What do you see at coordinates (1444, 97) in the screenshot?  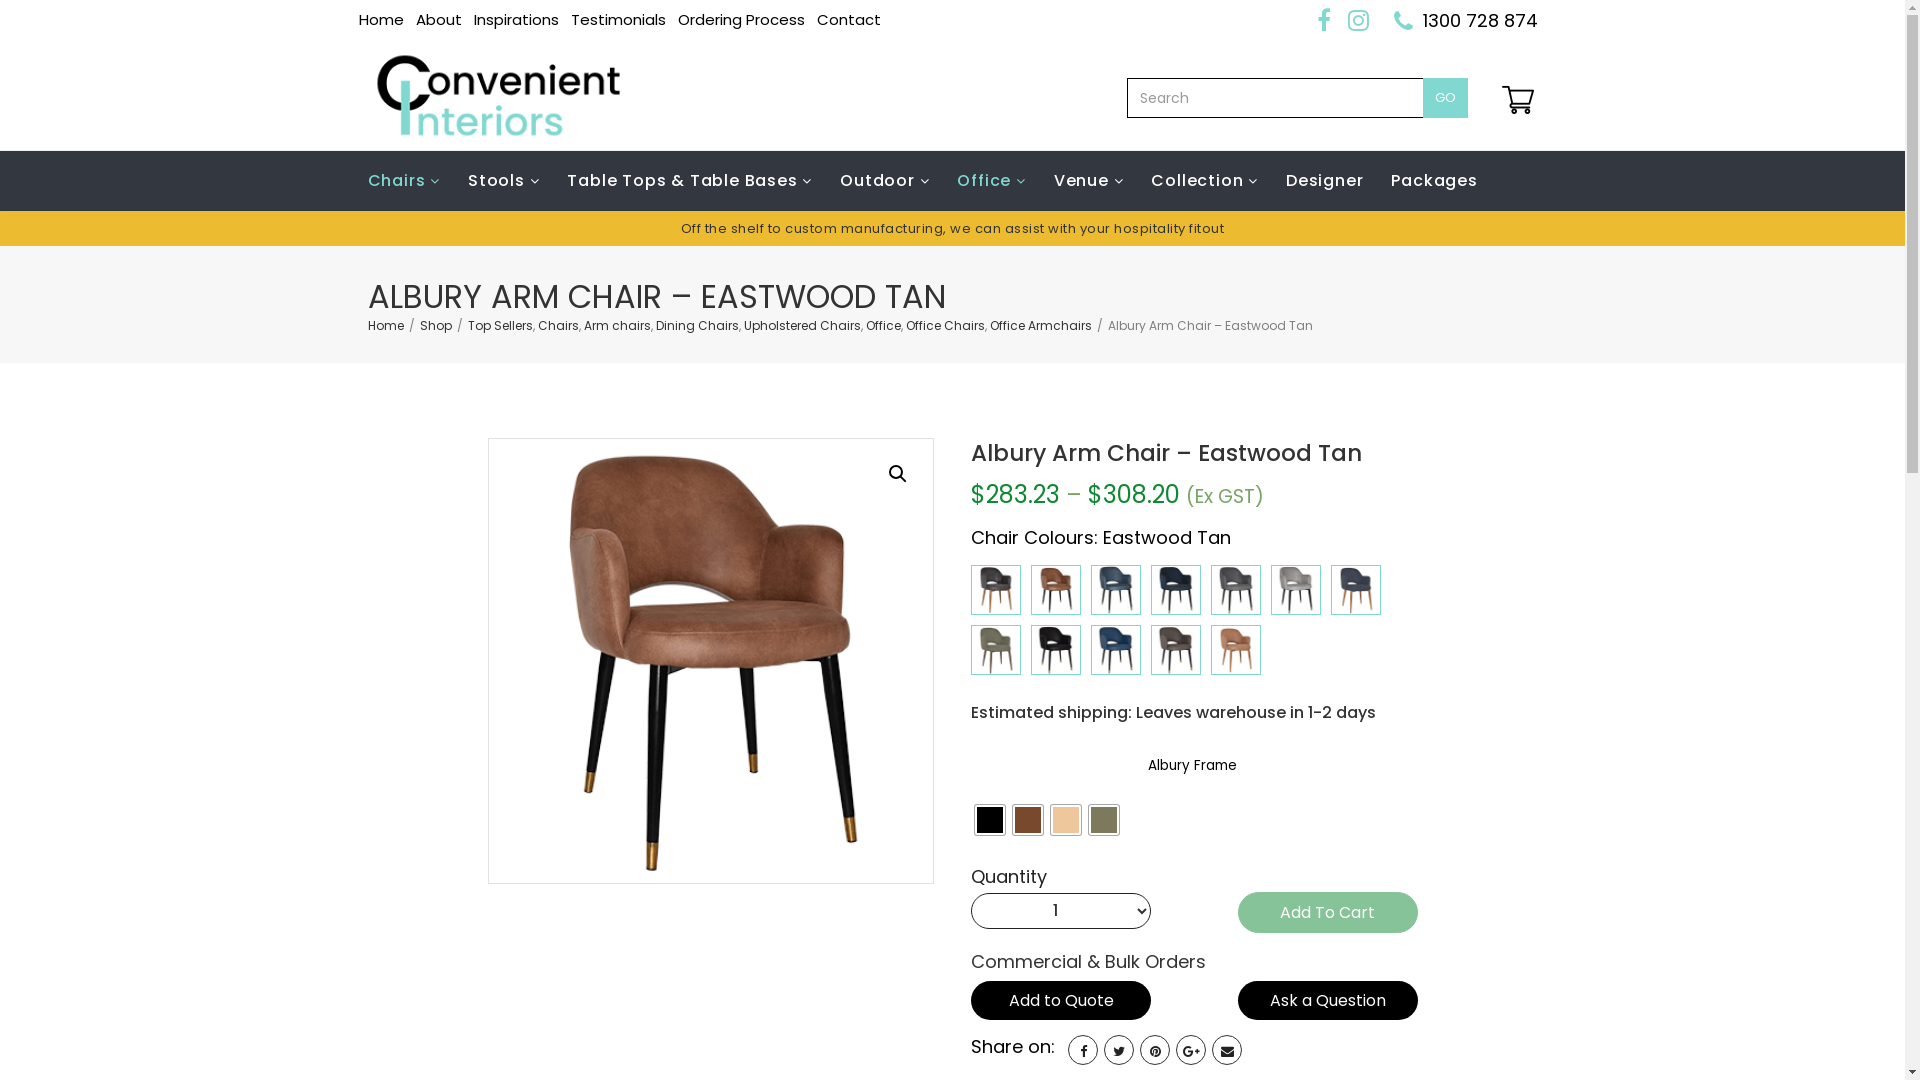 I see `'GO'` at bounding box center [1444, 97].